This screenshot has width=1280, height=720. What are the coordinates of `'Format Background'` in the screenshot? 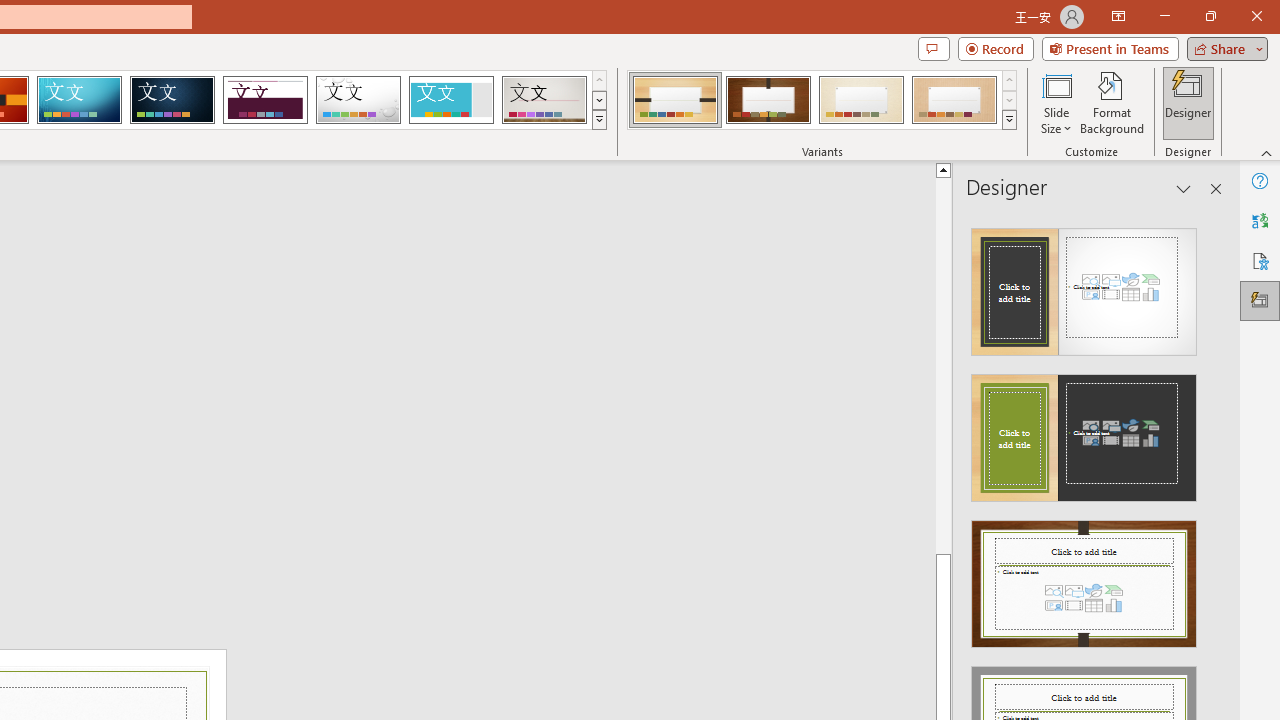 It's located at (1111, 103).